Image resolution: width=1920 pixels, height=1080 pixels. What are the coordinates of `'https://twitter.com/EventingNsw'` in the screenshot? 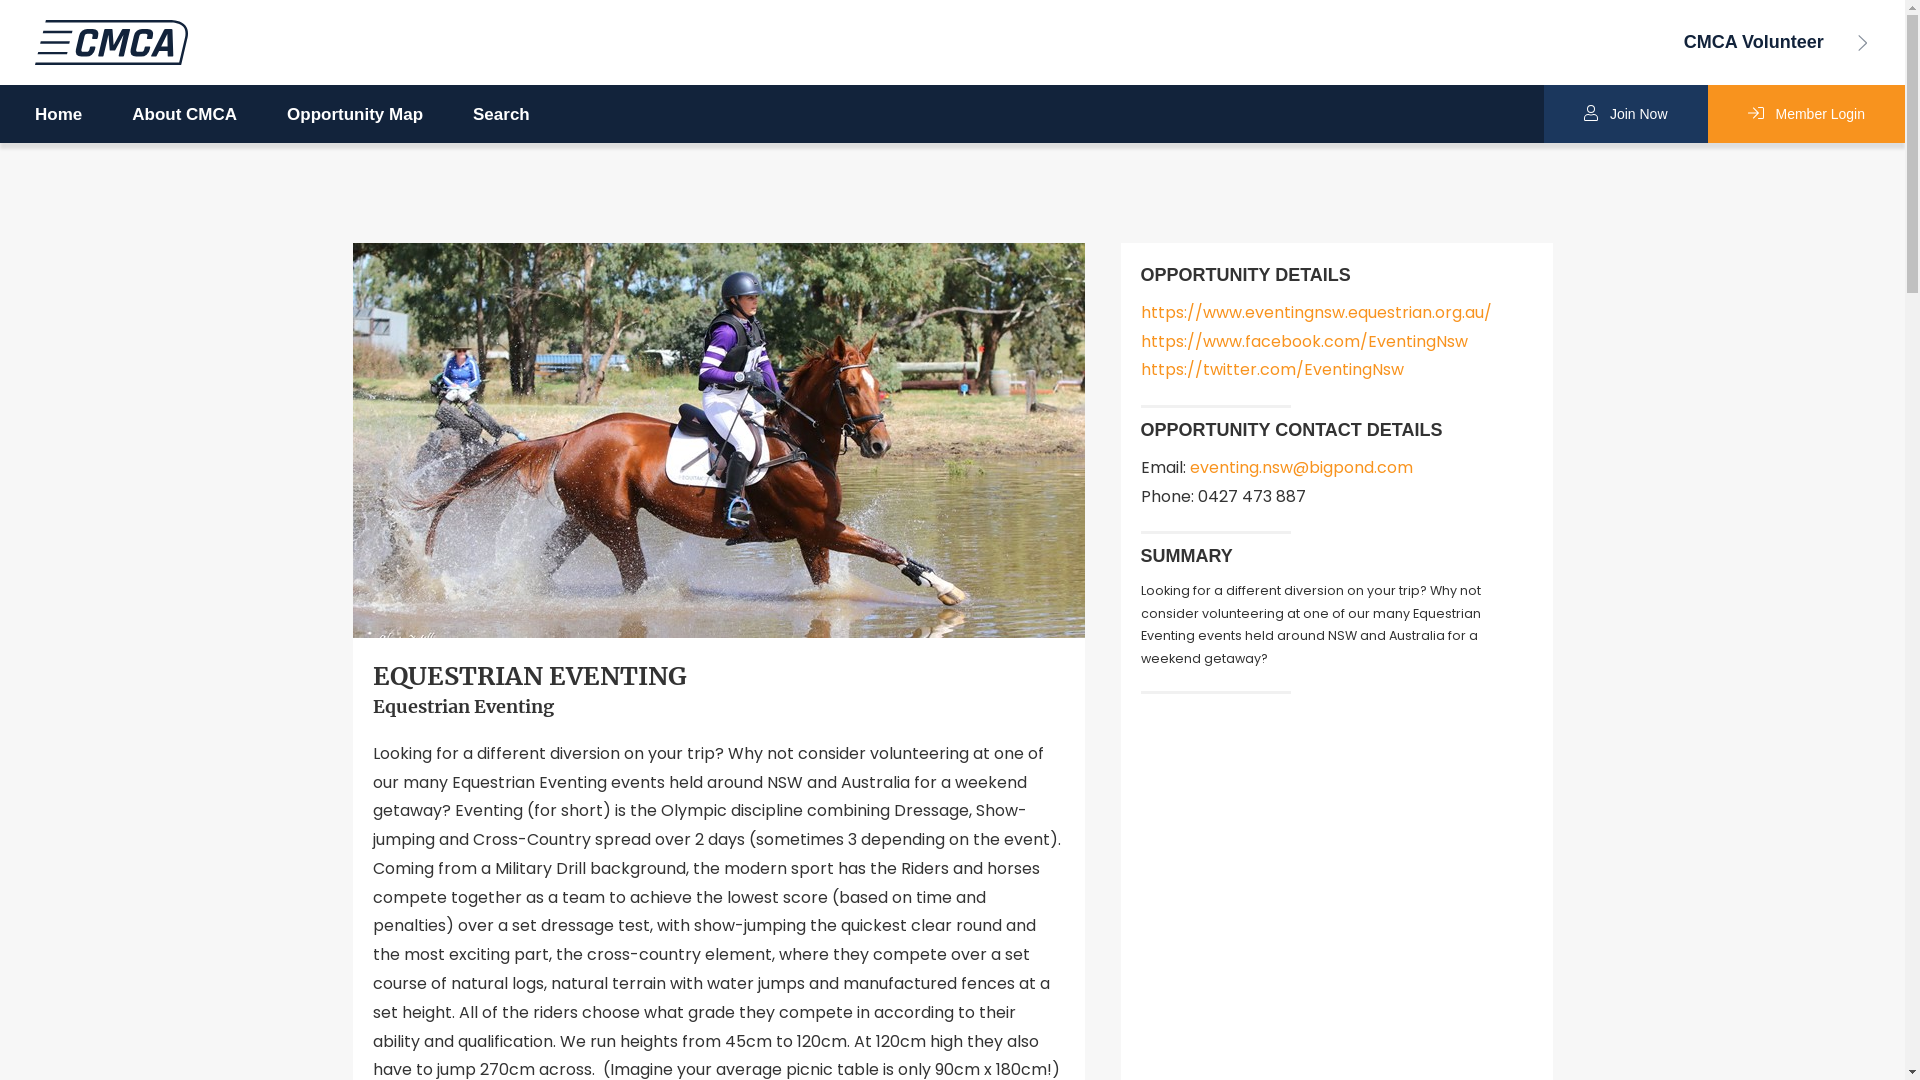 It's located at (1270, 369).